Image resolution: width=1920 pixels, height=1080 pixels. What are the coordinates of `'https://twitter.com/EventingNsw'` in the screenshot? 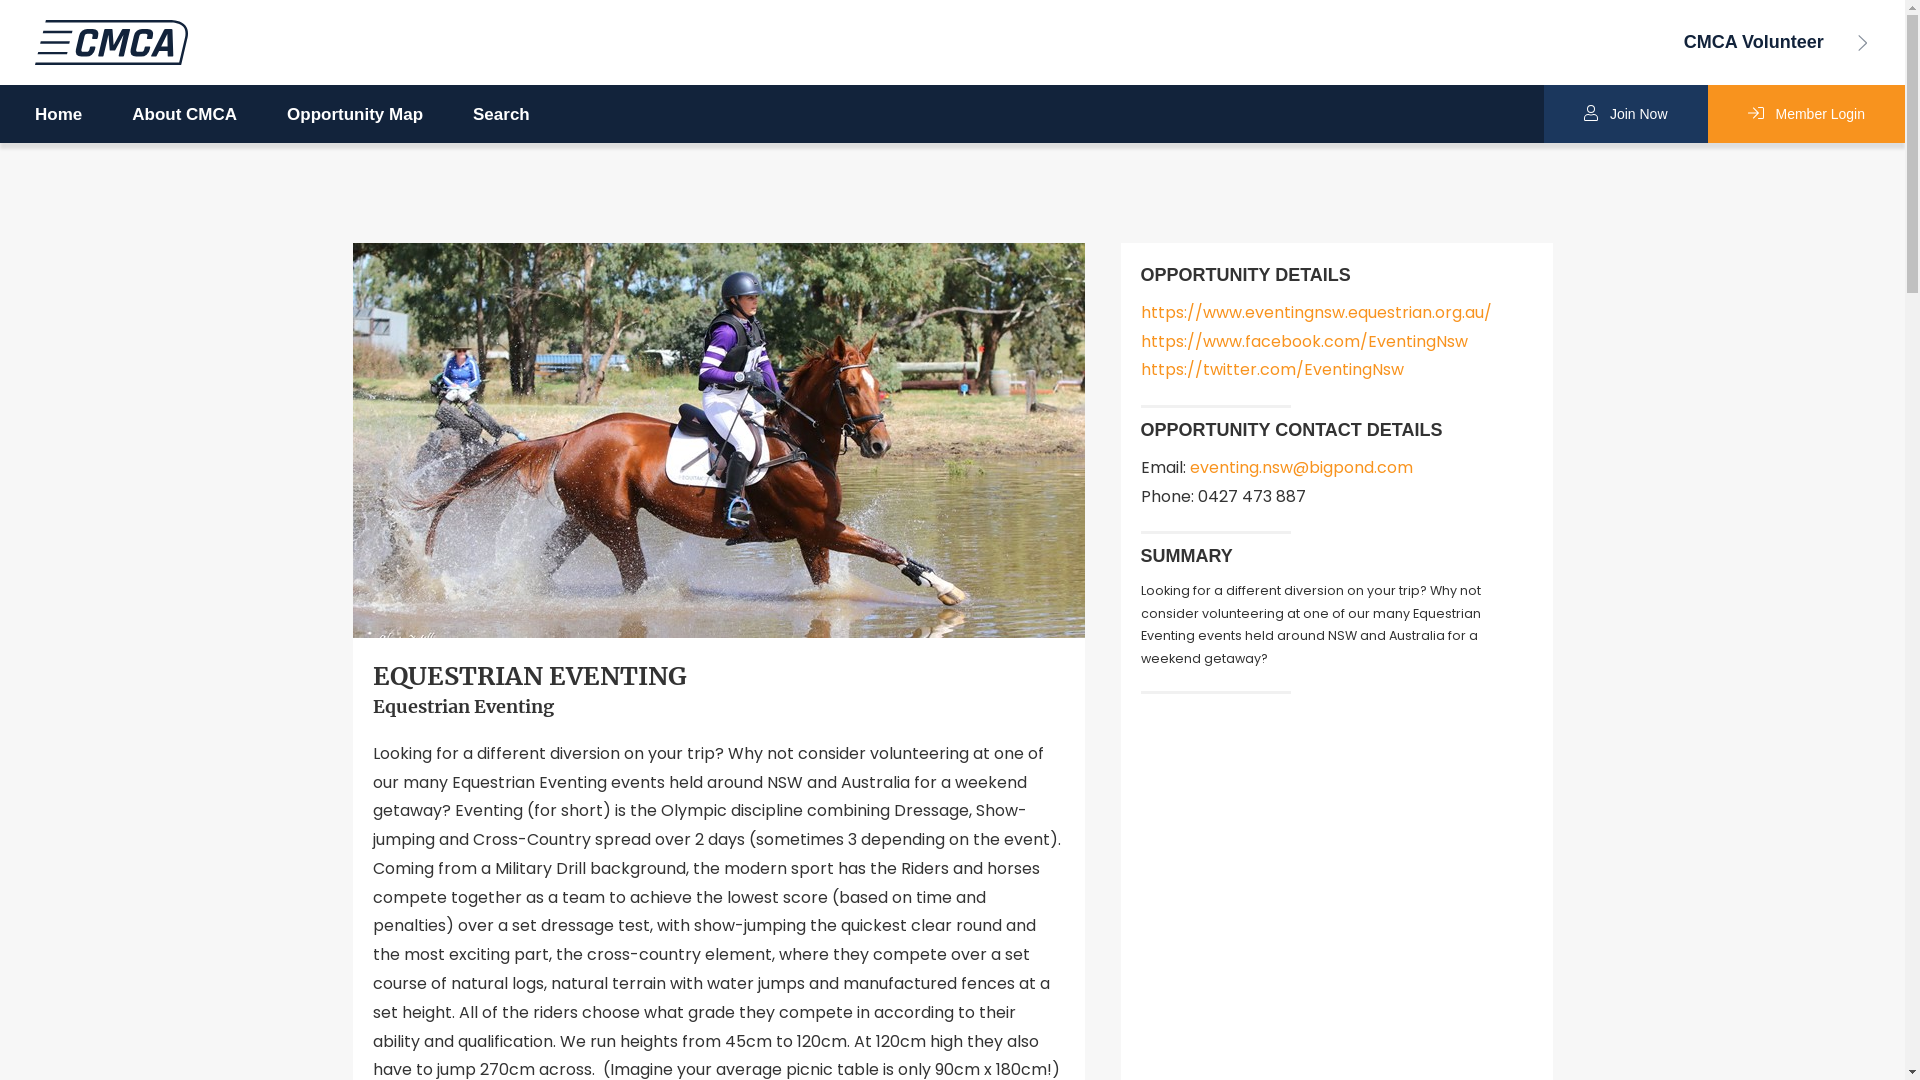 It's located at (1270, 369).